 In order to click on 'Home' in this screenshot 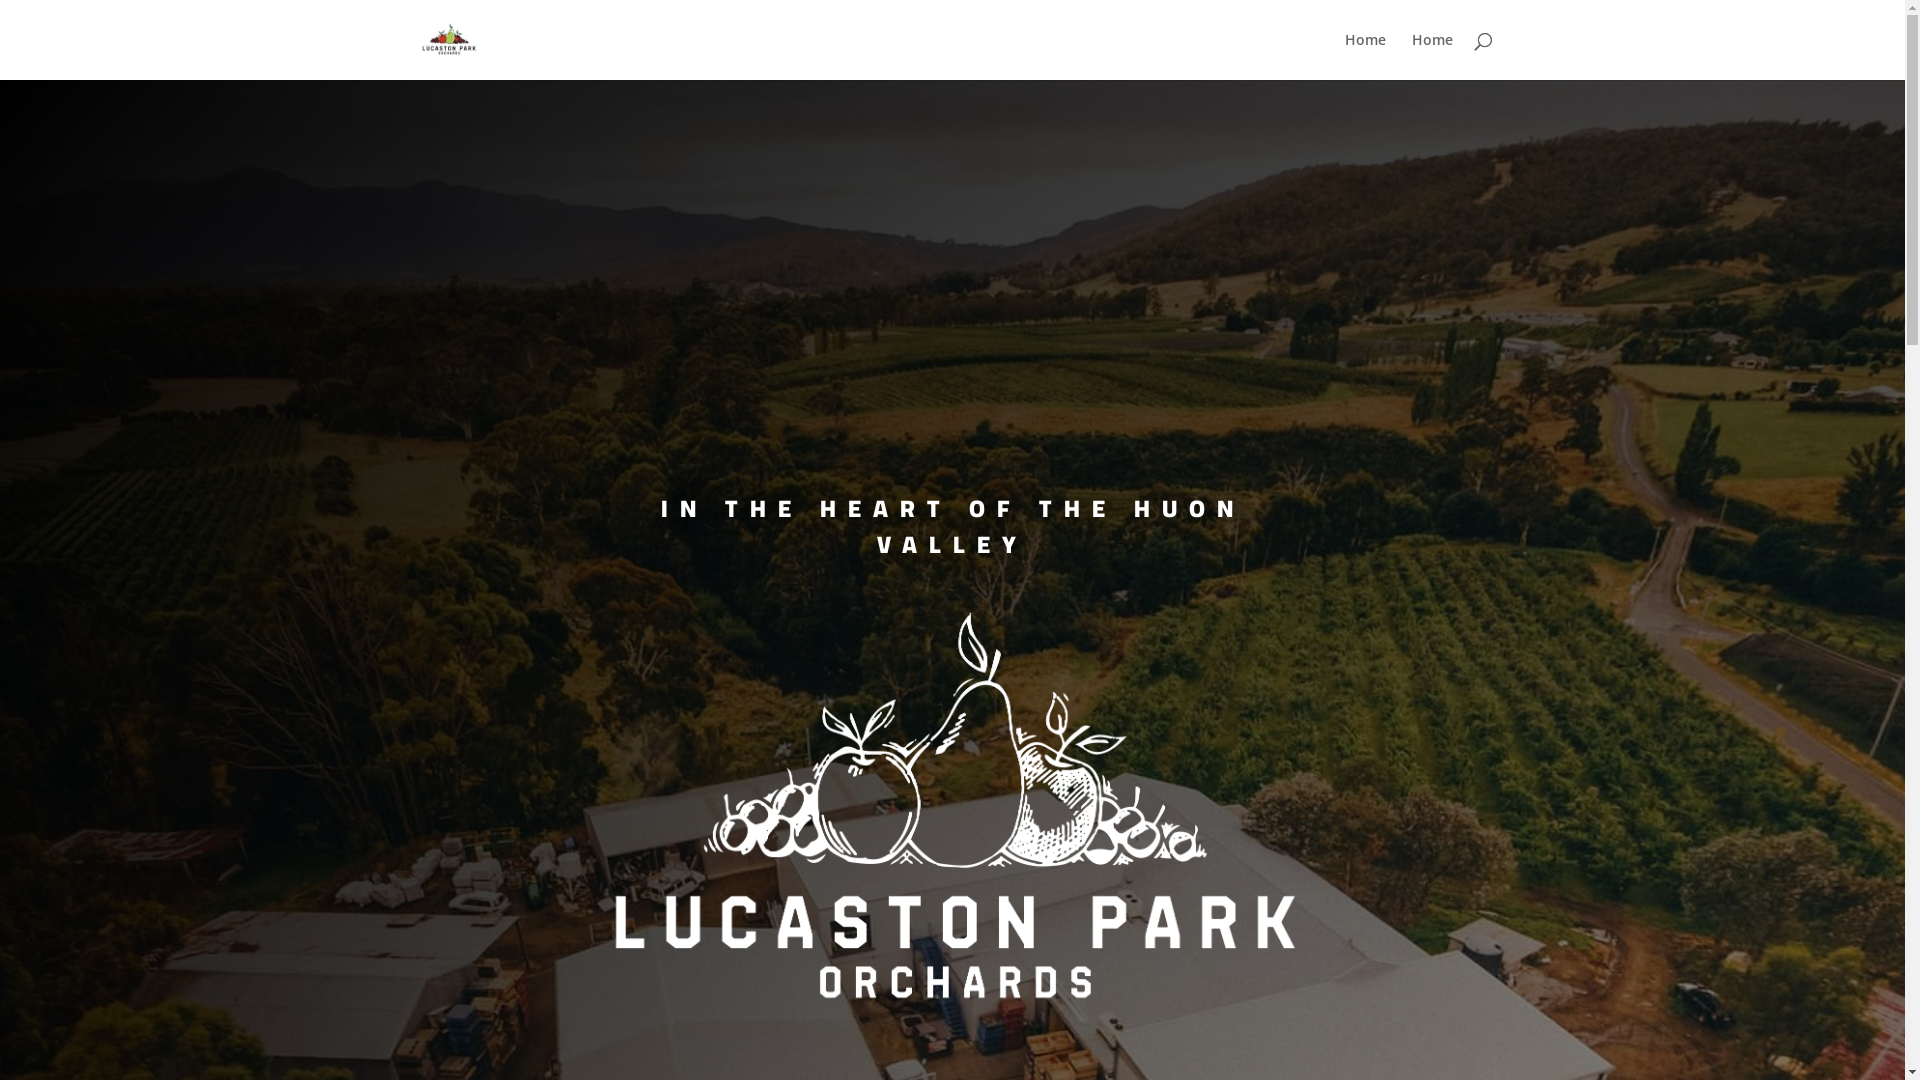, I will do `click(1363, 55)`.